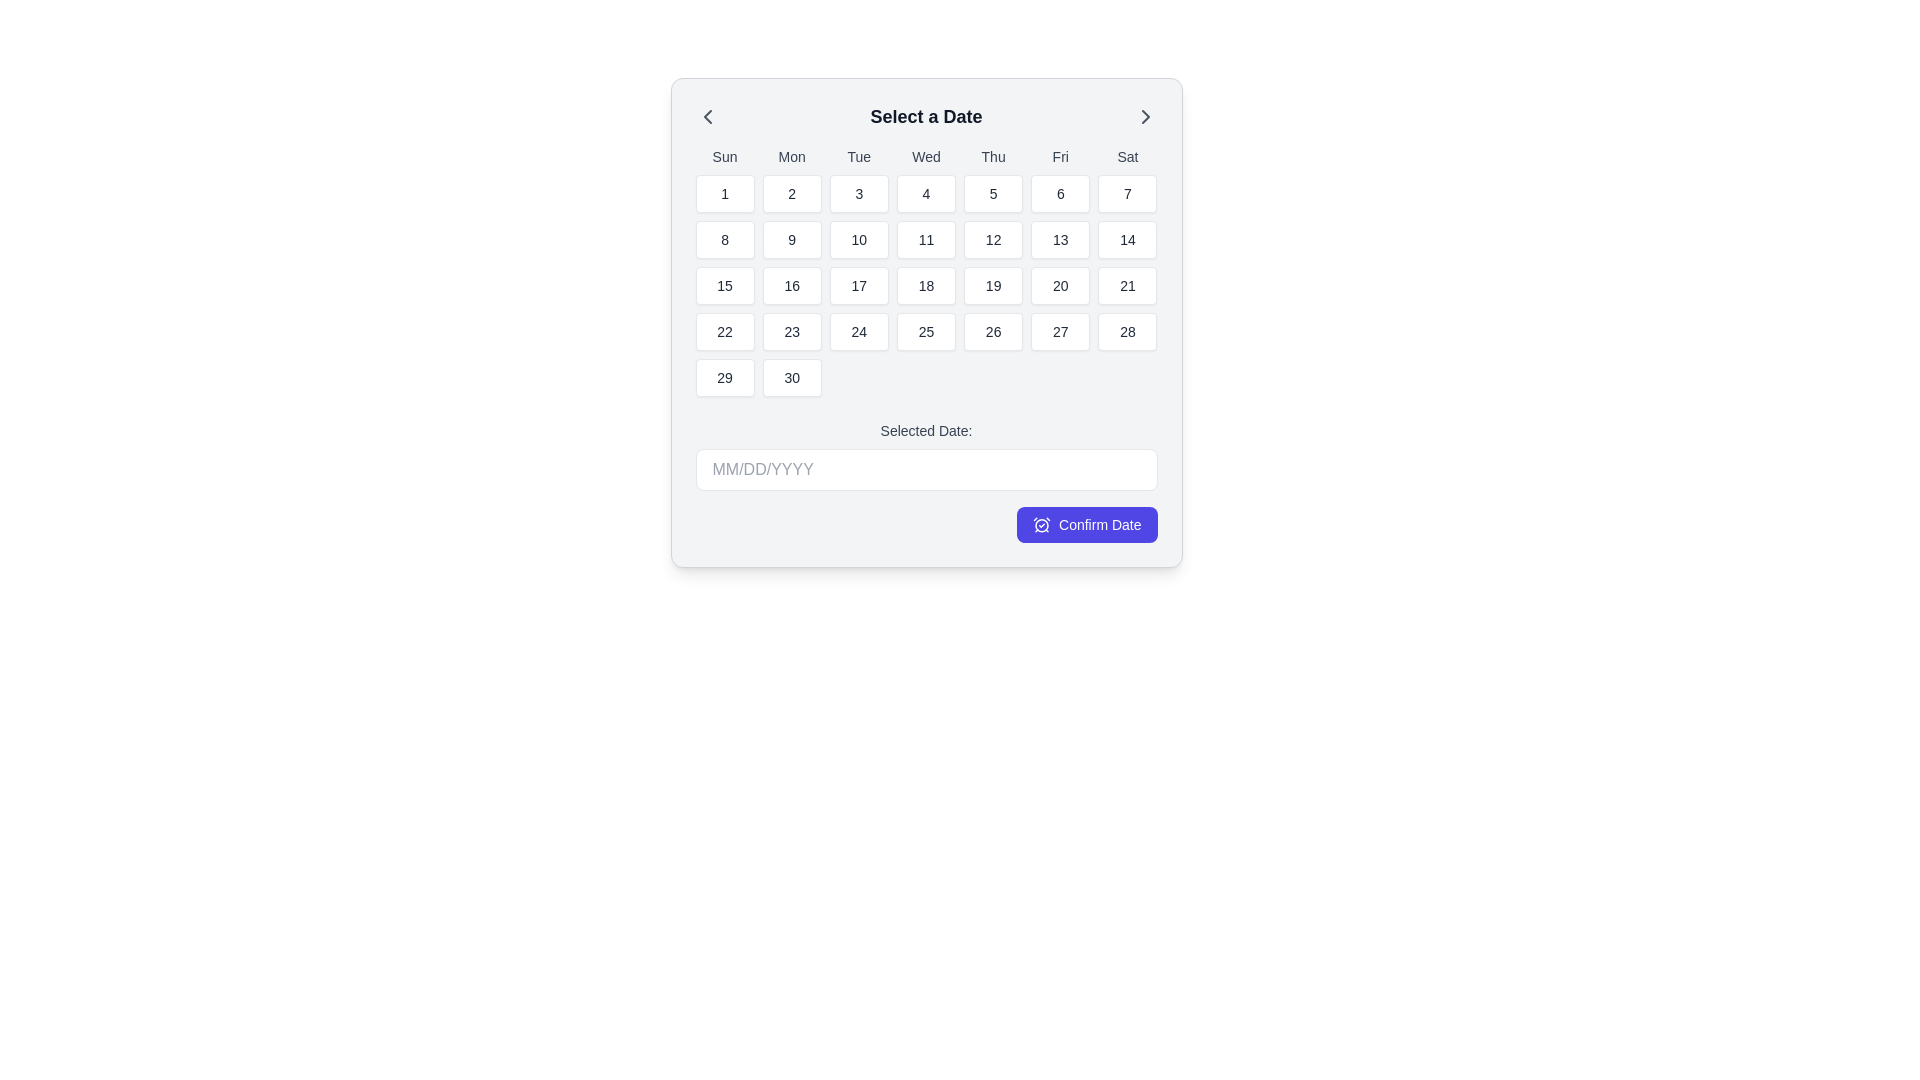 This screenshot has width=1920, height=1080. What do you see at coordinates (1059, 285) in the screenshot?
I see `the selectable calendar date button for the 20th day in the date picker widget titled 'Select a Date' located in the sixth column of the third row` at bounding box center [1059, 285].